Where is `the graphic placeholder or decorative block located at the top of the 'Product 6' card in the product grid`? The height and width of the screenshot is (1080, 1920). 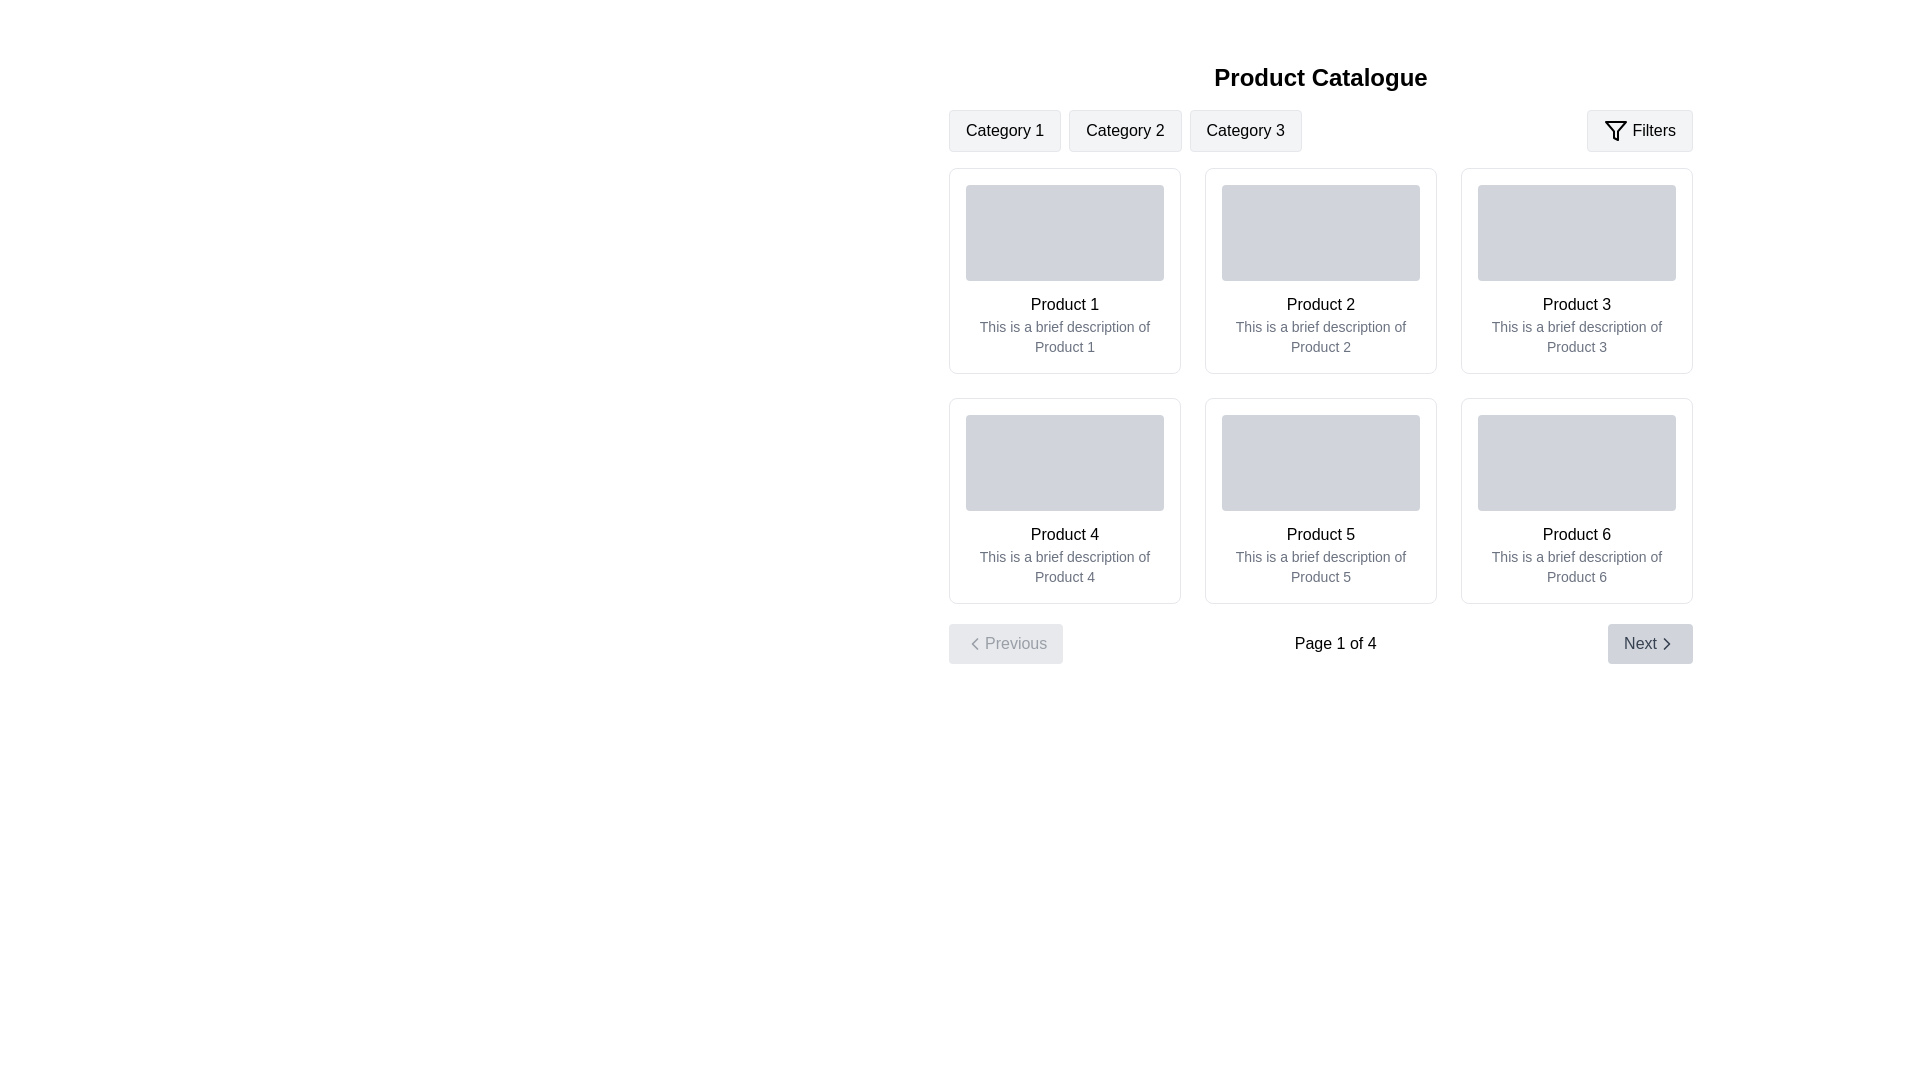 the graphic placeholder or decorative block located at the top of the 'Product 6' card in the product grid is located at coordinates (1576, 462).